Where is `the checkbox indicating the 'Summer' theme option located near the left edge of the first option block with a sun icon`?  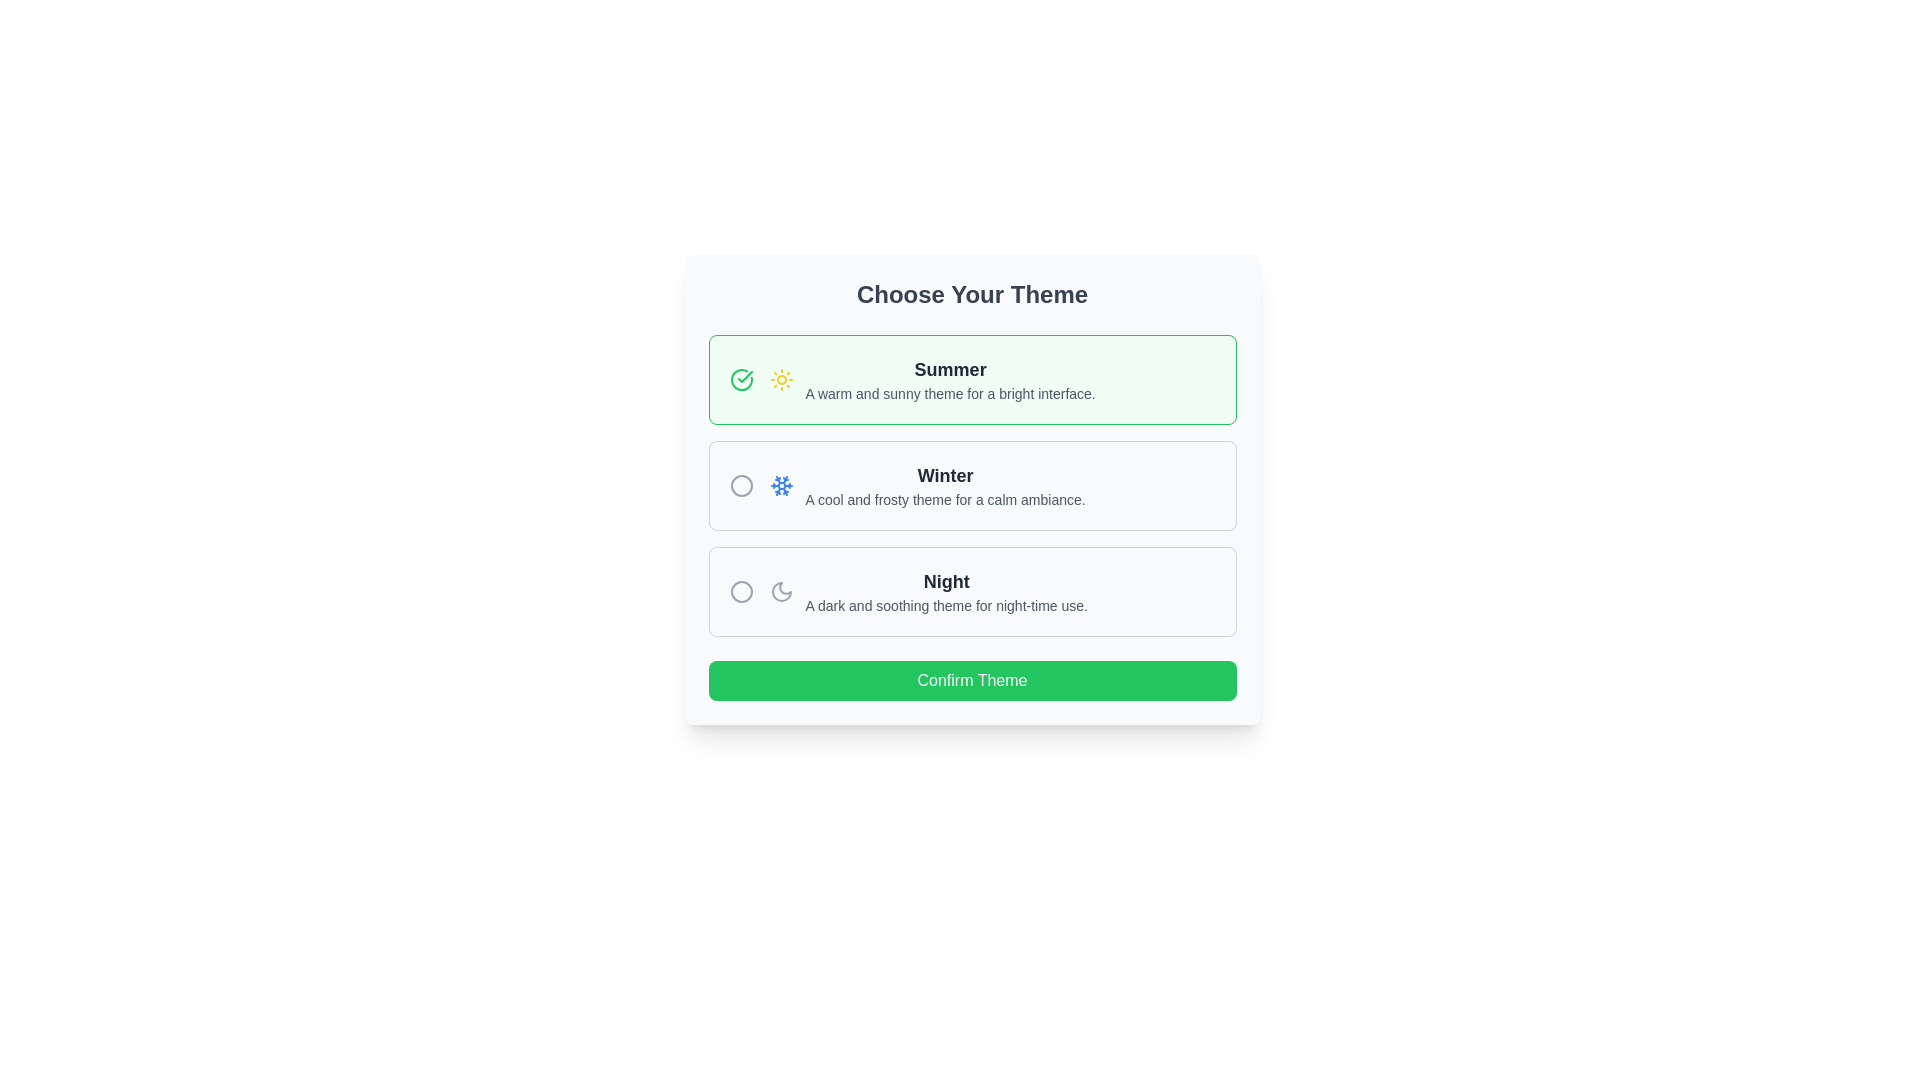
the checkbox indicating the 'Summer' theme option located near the left edge of the first option block with a sun icon is located at coordinates (740, 380).